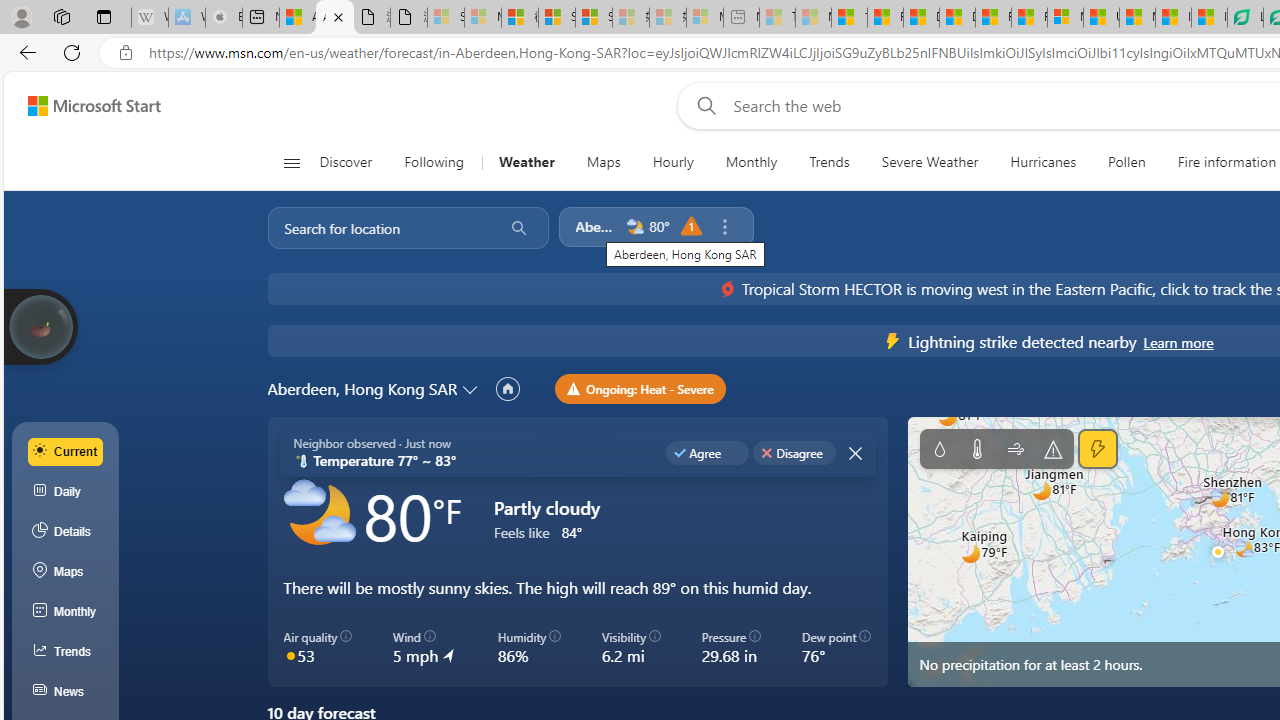  I want to click on 'Remove location', so click(723, 226).